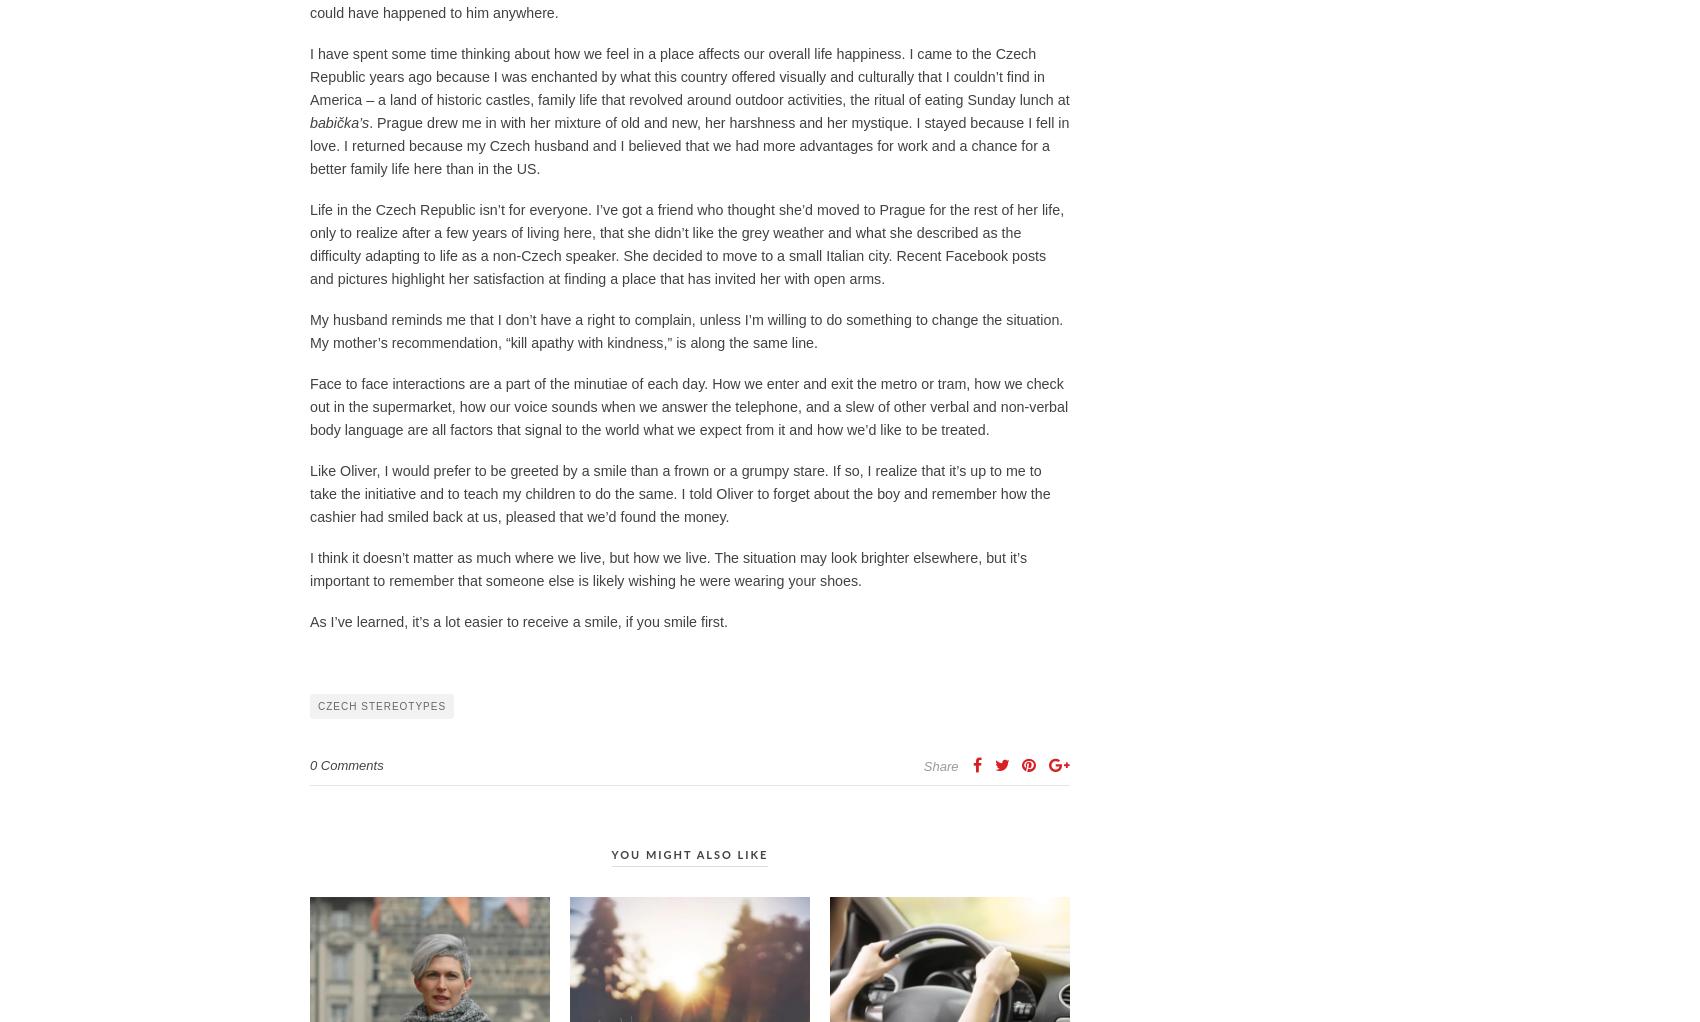 This screenshot has width=1700, height=1022. I want to click on 'I think it doesn’t matter as much where we live, but how we live. The situation may look brighter elsewhere, but it’s important to remember that someone else is likely wishing he were wearing your shoes.', so click(668, 568).